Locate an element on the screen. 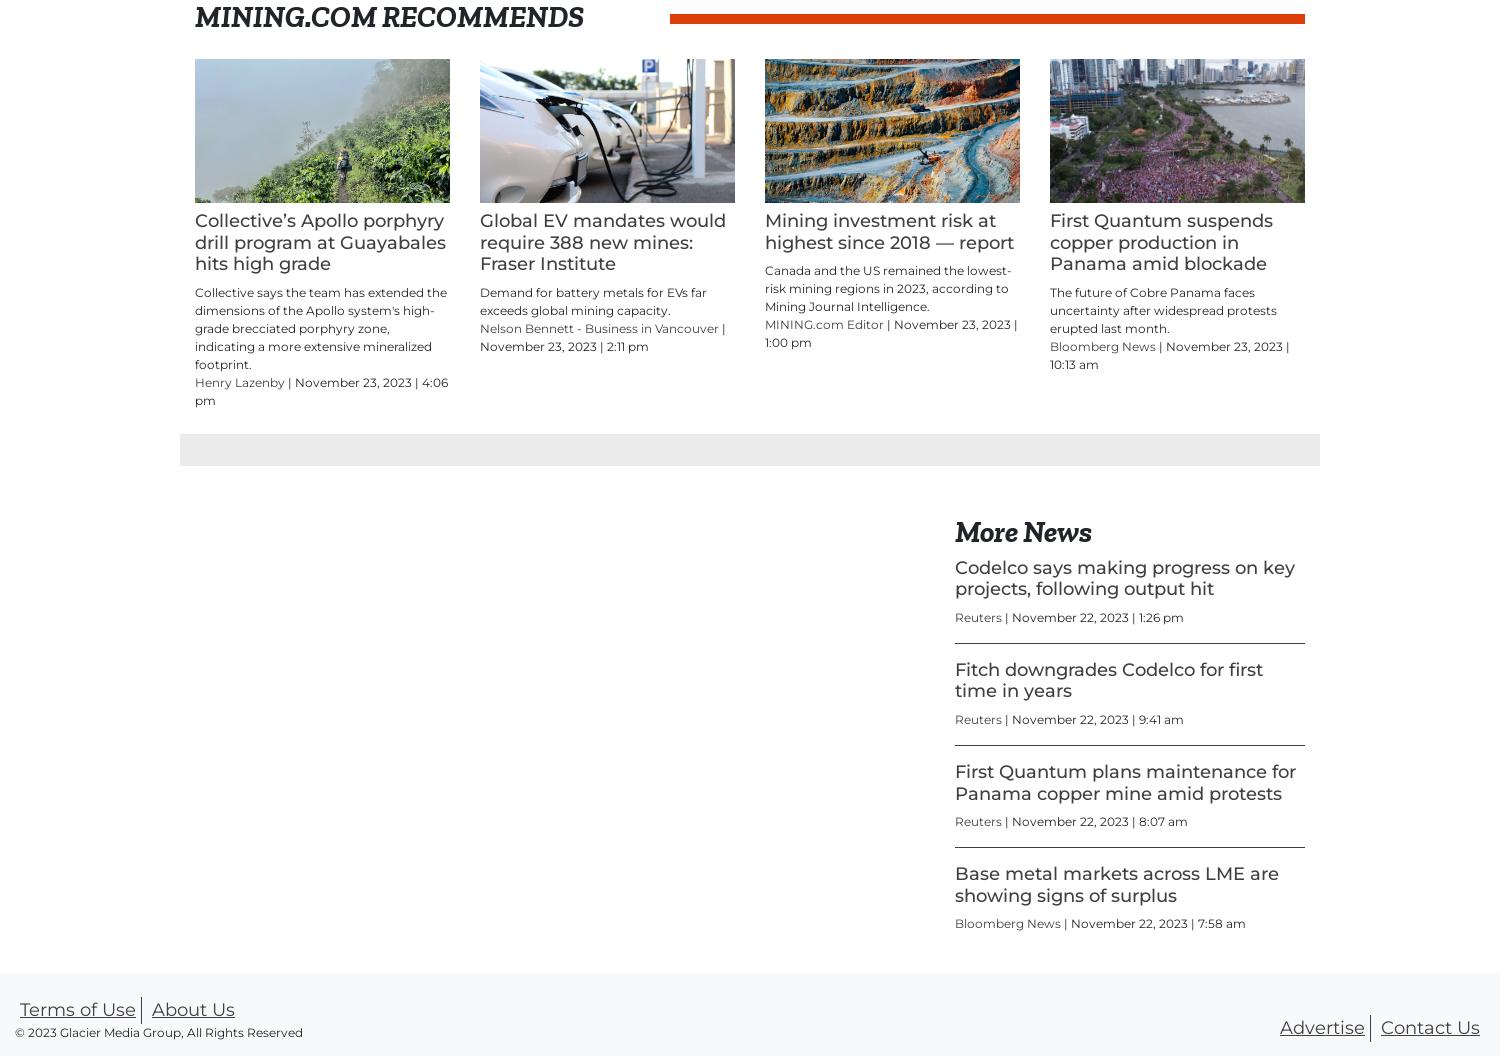 Image resolution: width=1500 pixels, height=1056 pixels. 'Terms of Use' is located at coordinates (77, 1008).